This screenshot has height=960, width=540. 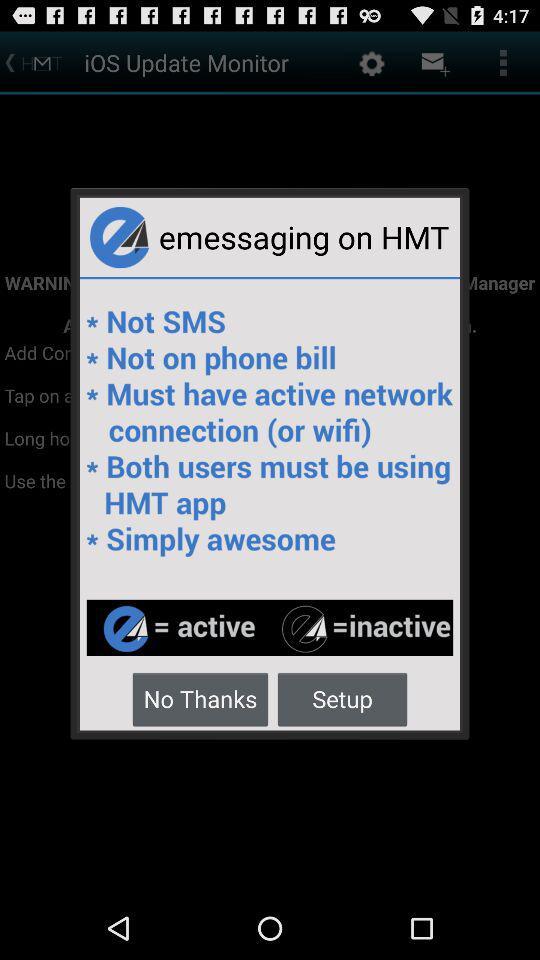 I want to click on setup item, so click(x=341, y=698).